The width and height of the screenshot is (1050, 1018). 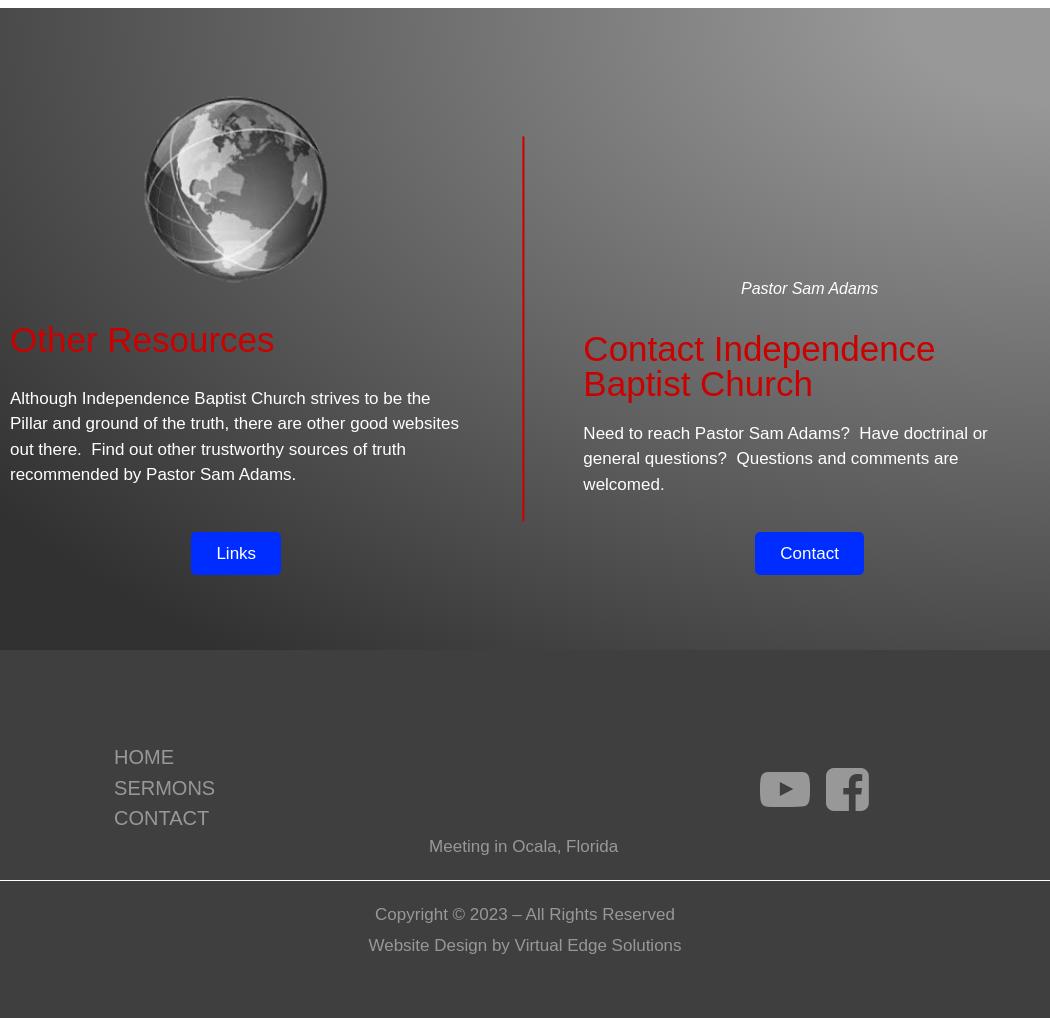 I want to click on 'Although Independence Baptist Church strives to be the Pillar and ground of the truth, there are other good websites out there.  Find out other trustworthy sources of truth recommended by Pastor Sam Adams.', so click(x=234, y=435).